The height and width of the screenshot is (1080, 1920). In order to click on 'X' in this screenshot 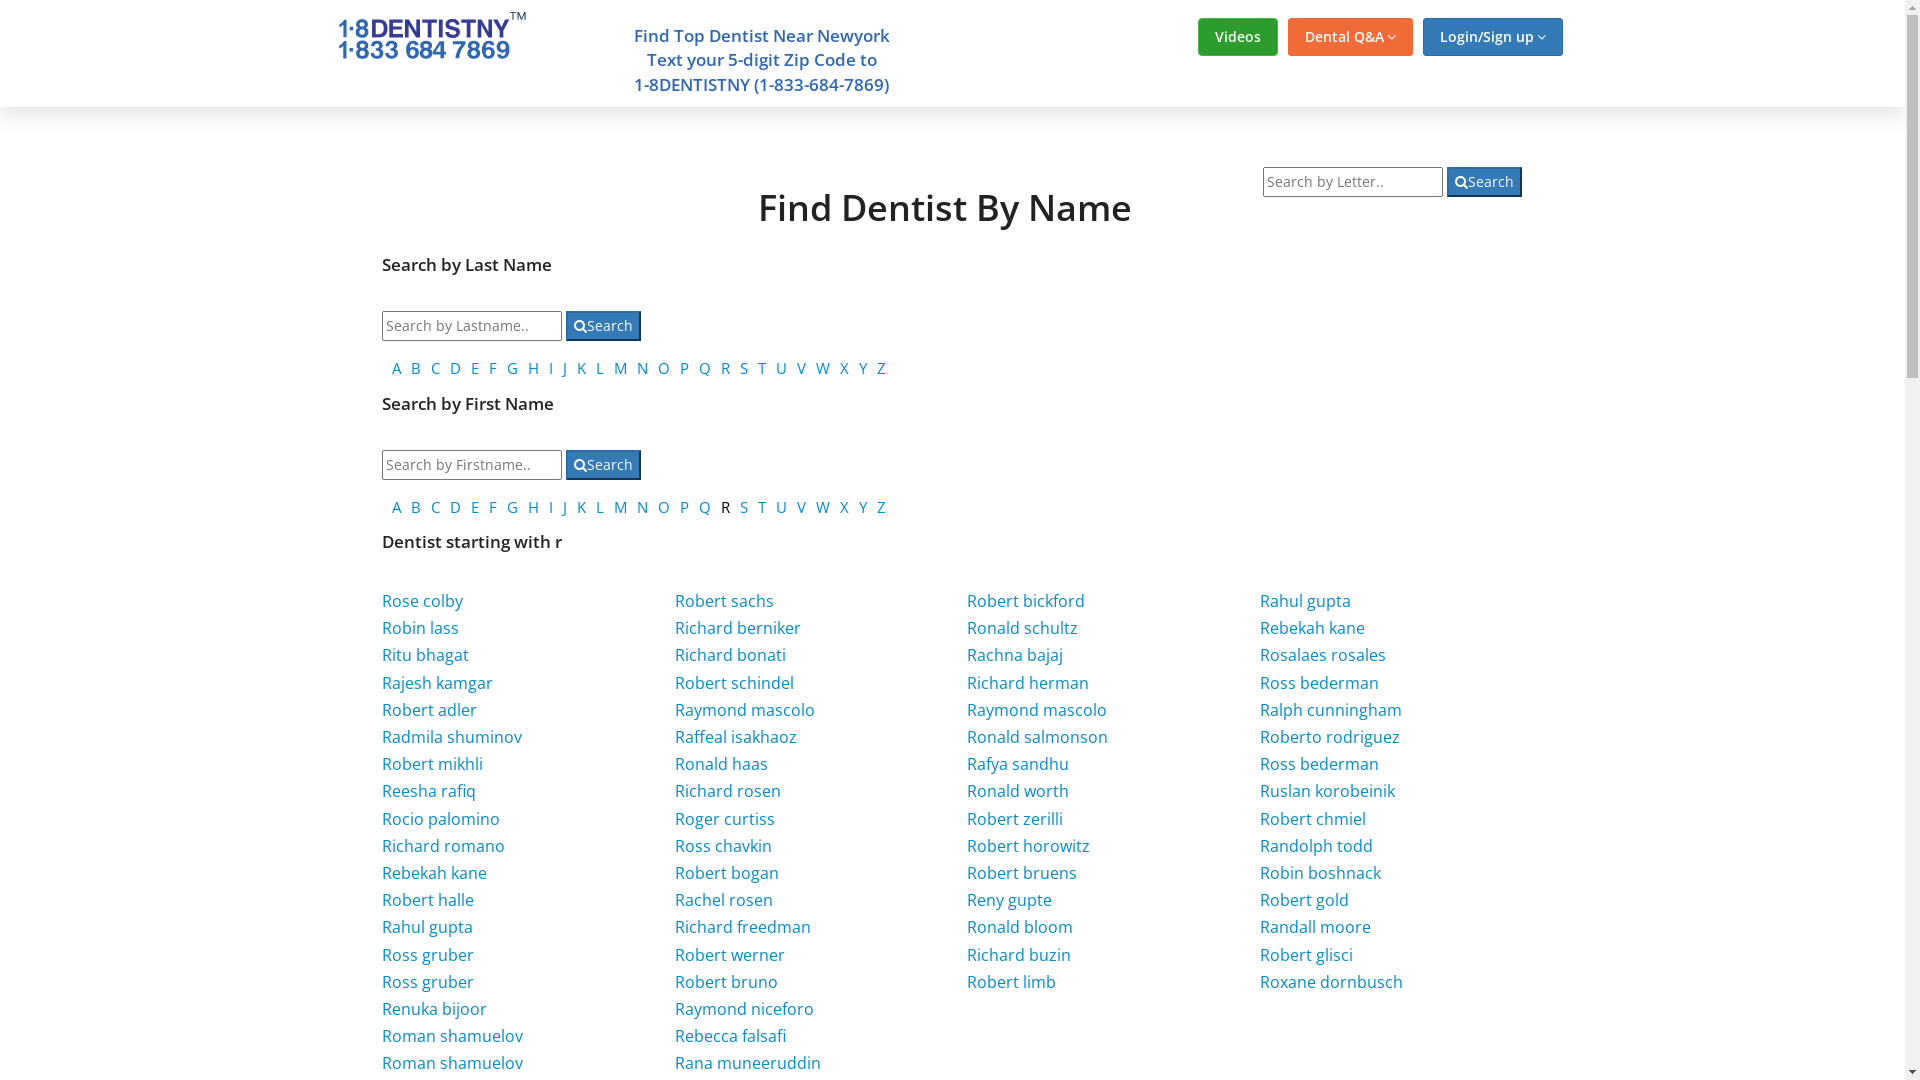, I will do `click(844, 367)`.